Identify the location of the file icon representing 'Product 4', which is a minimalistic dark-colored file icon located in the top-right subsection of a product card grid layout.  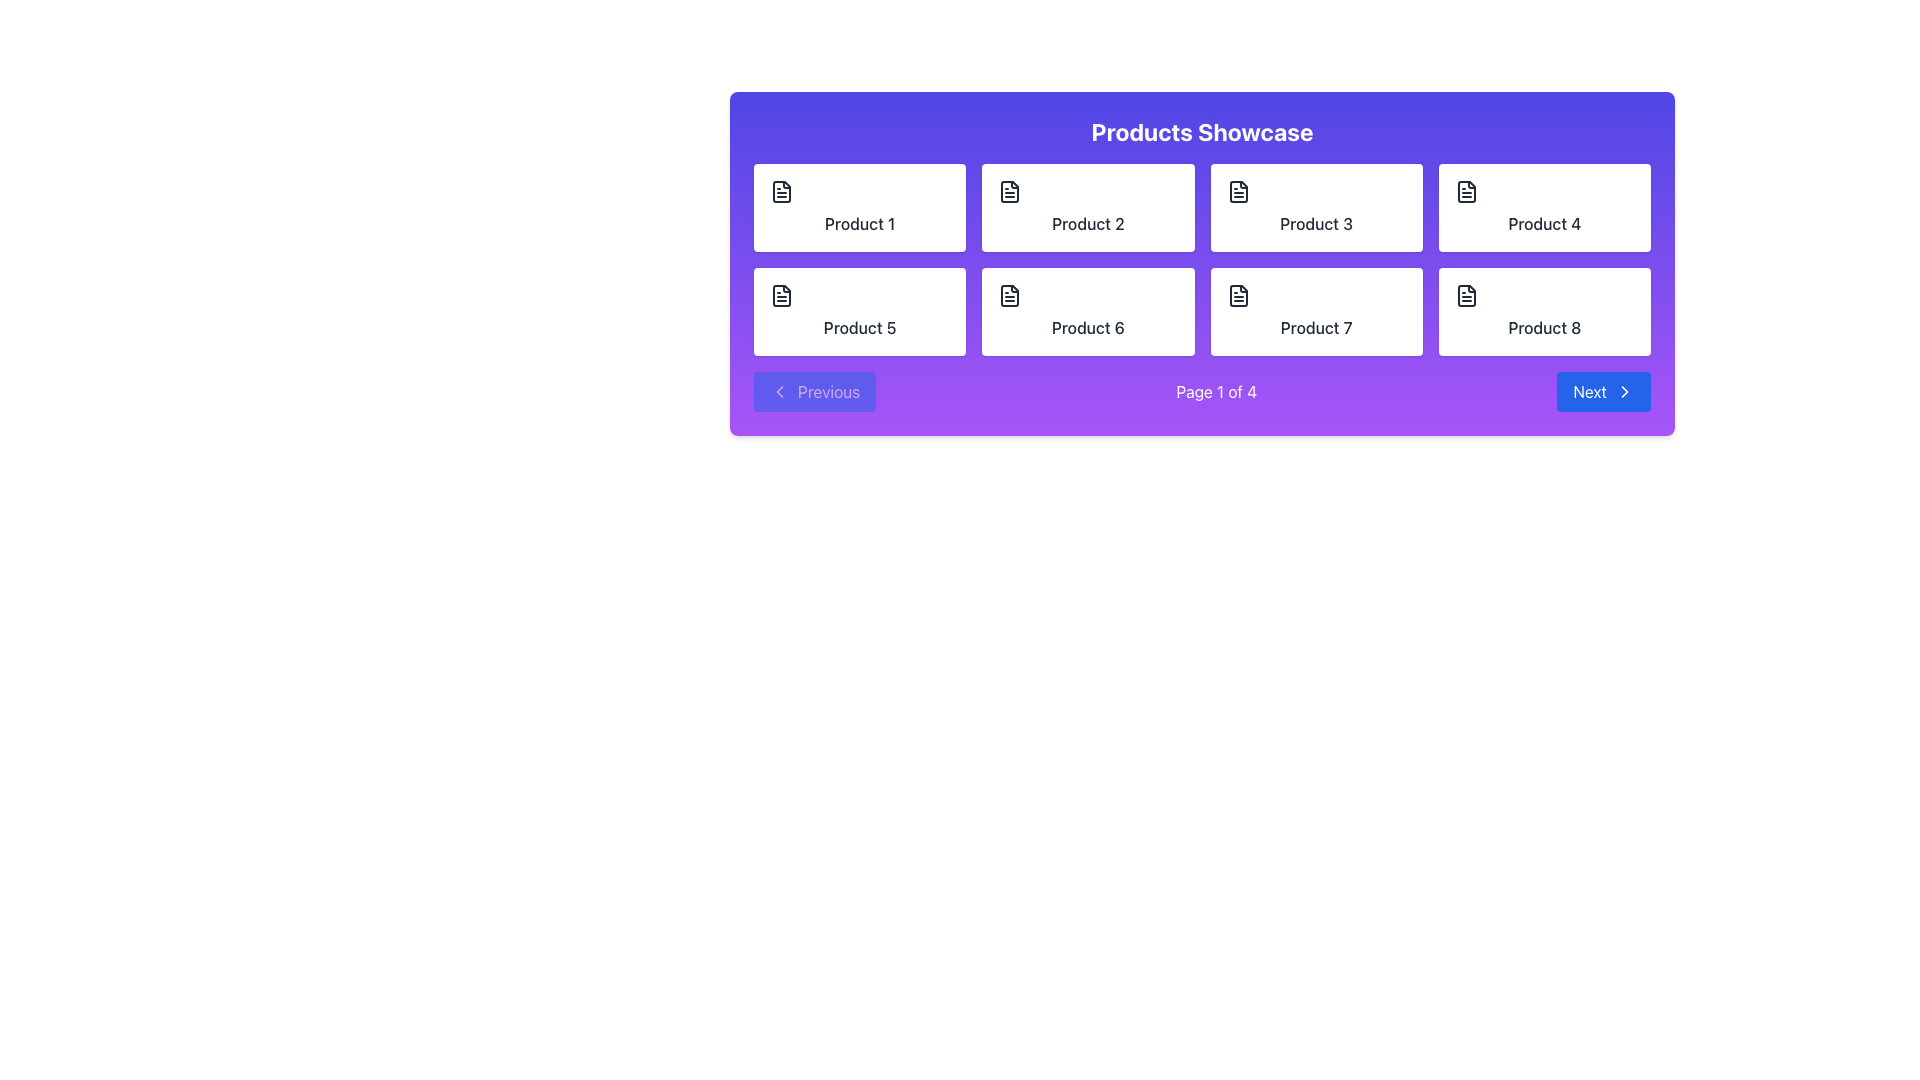
(1466, 192).